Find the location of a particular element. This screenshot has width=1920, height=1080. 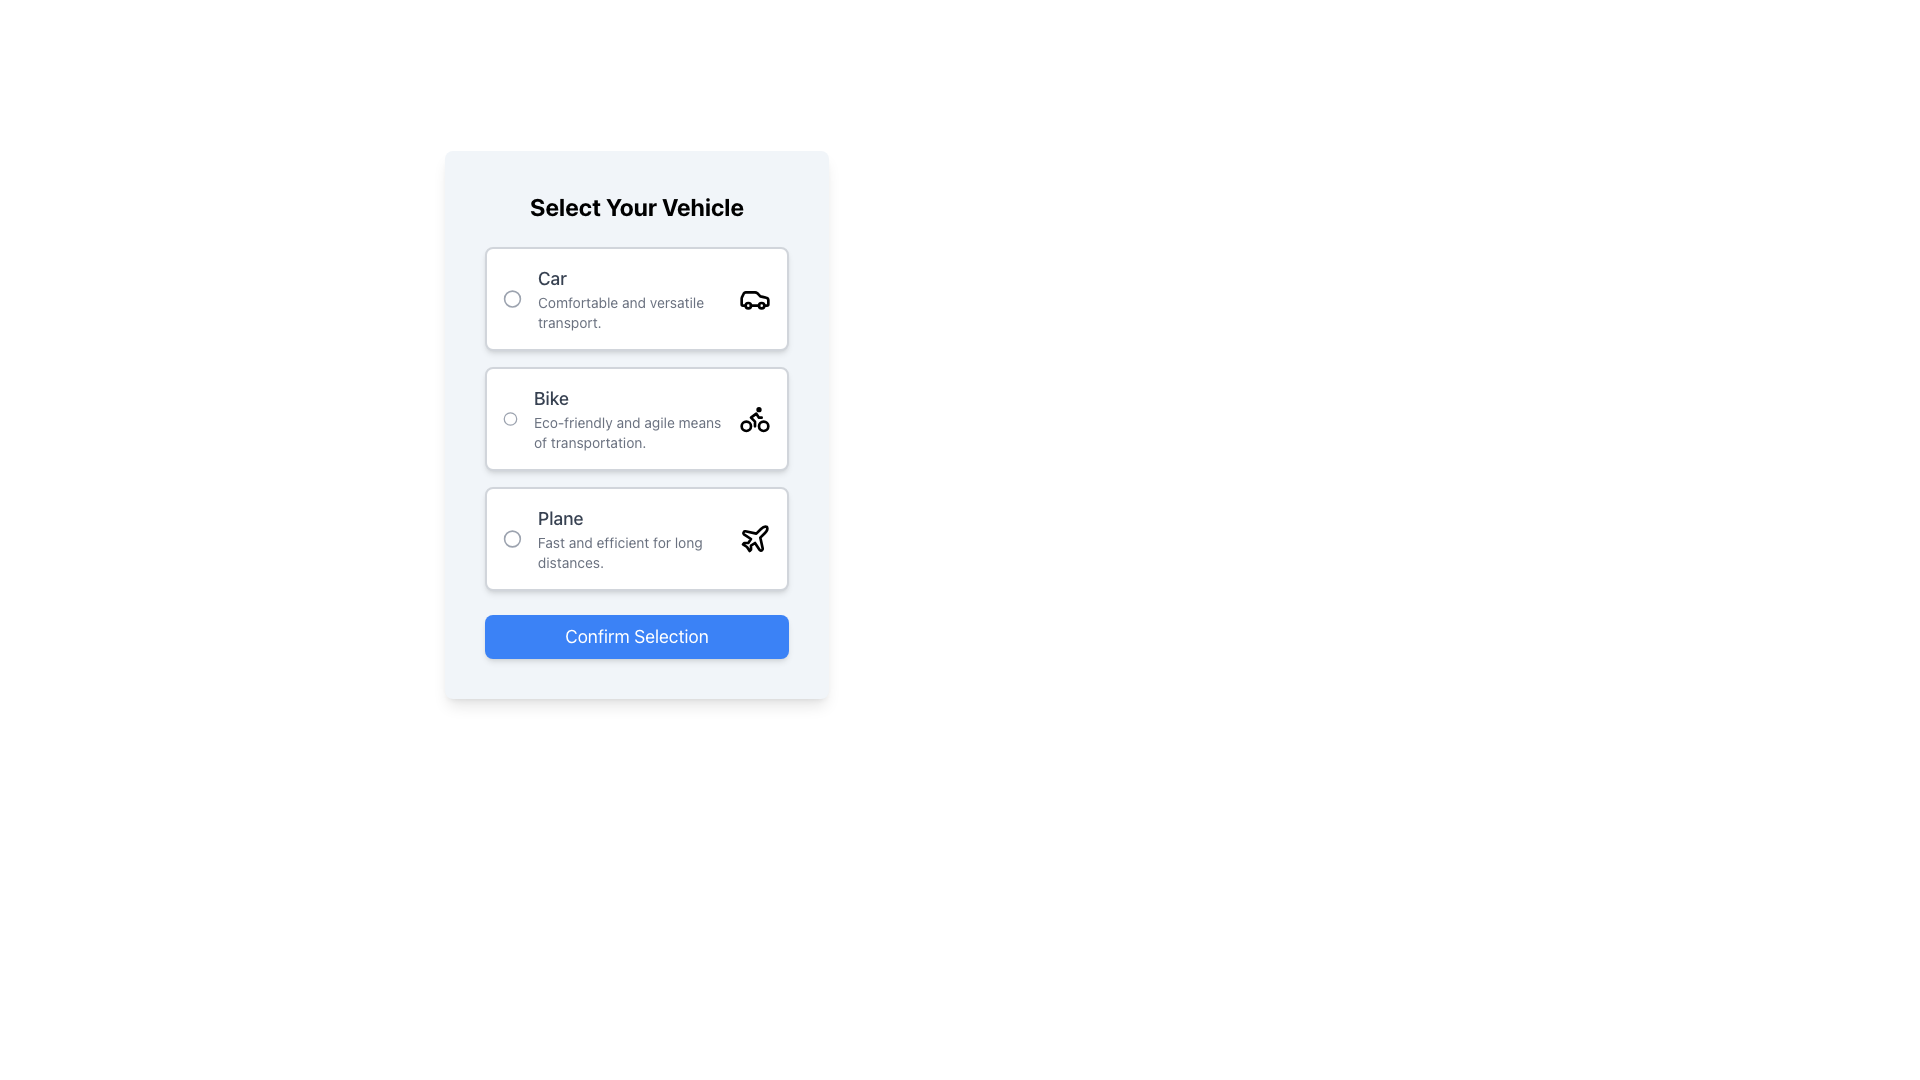

the circular graphic icon representing the 'Car' option, which is located to the left of the descriptive text 'Comfortable and versatile transport.' is located at coordinates (512, 299).